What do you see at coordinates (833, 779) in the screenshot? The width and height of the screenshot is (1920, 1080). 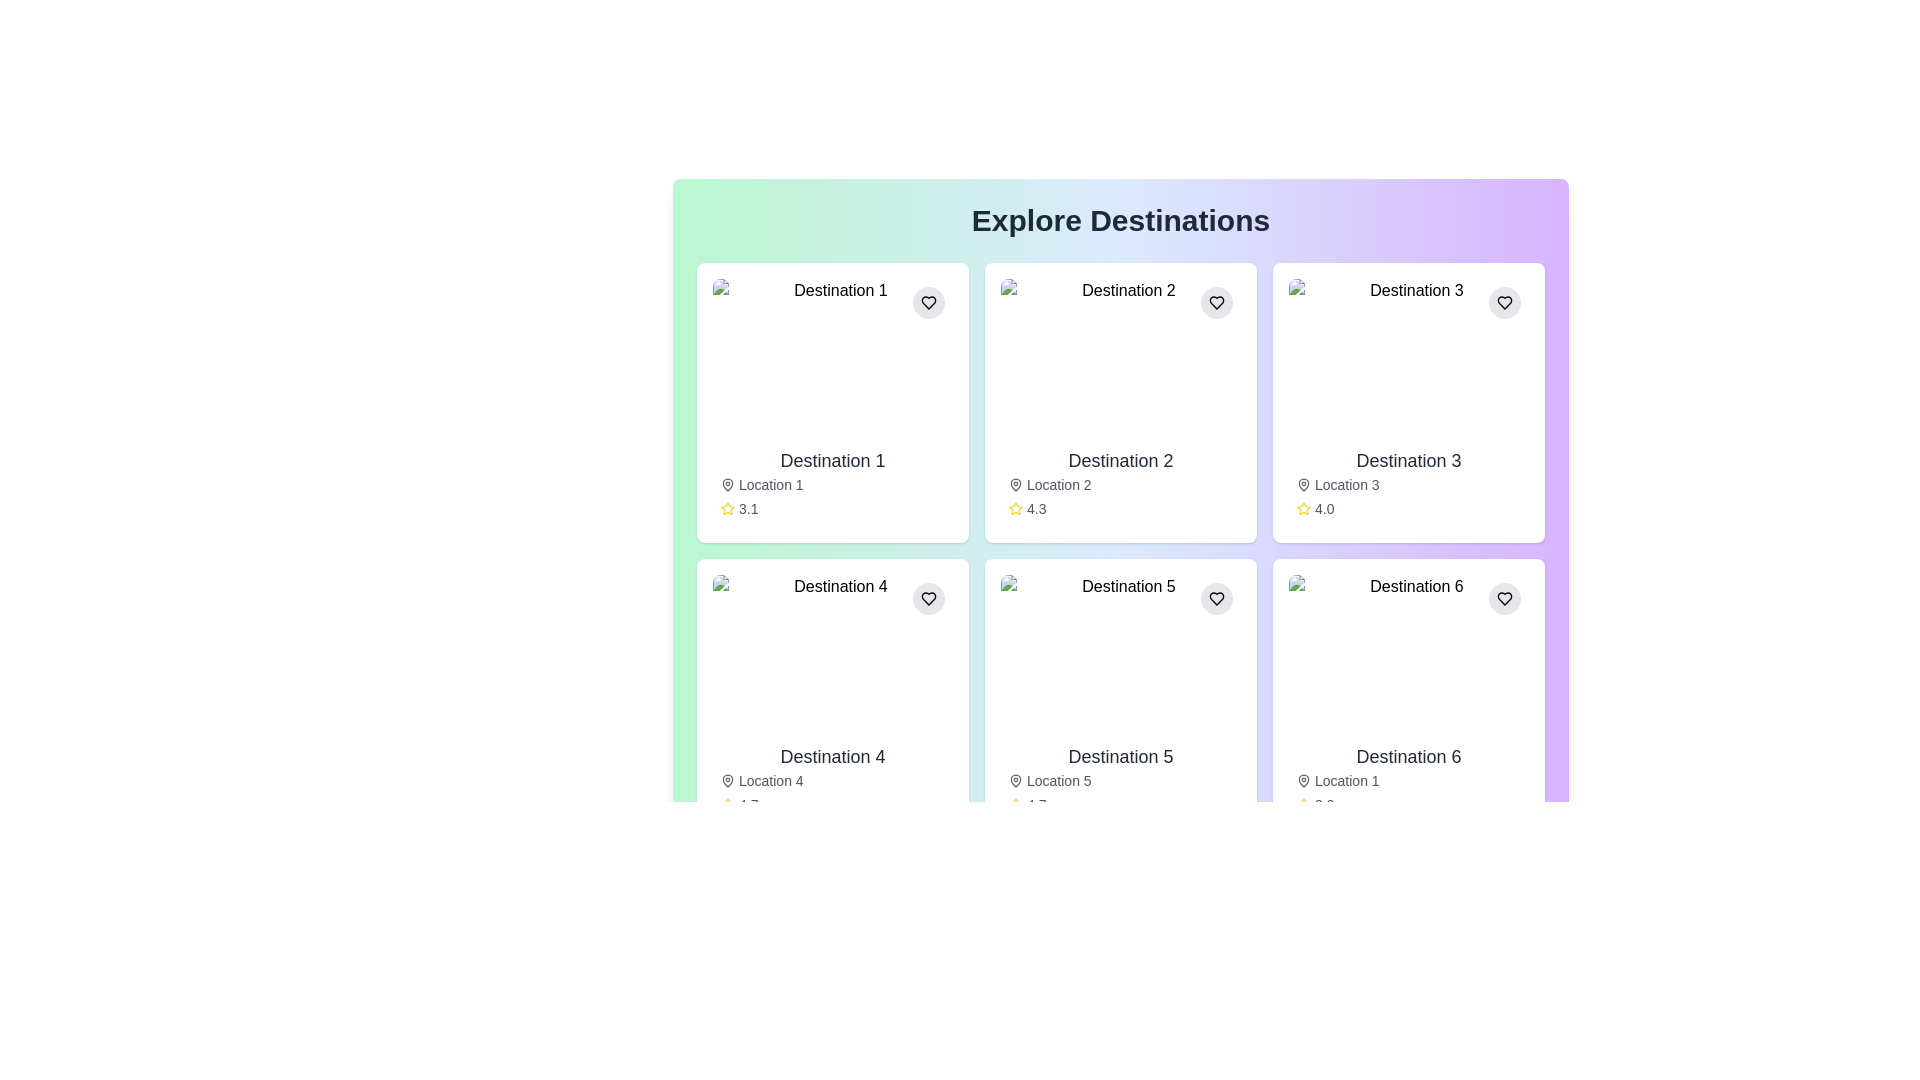 I see `the associated map pin icon next to the 'Location 4' text label within the 'Destination 4' card` at bounding box center [833, 779].